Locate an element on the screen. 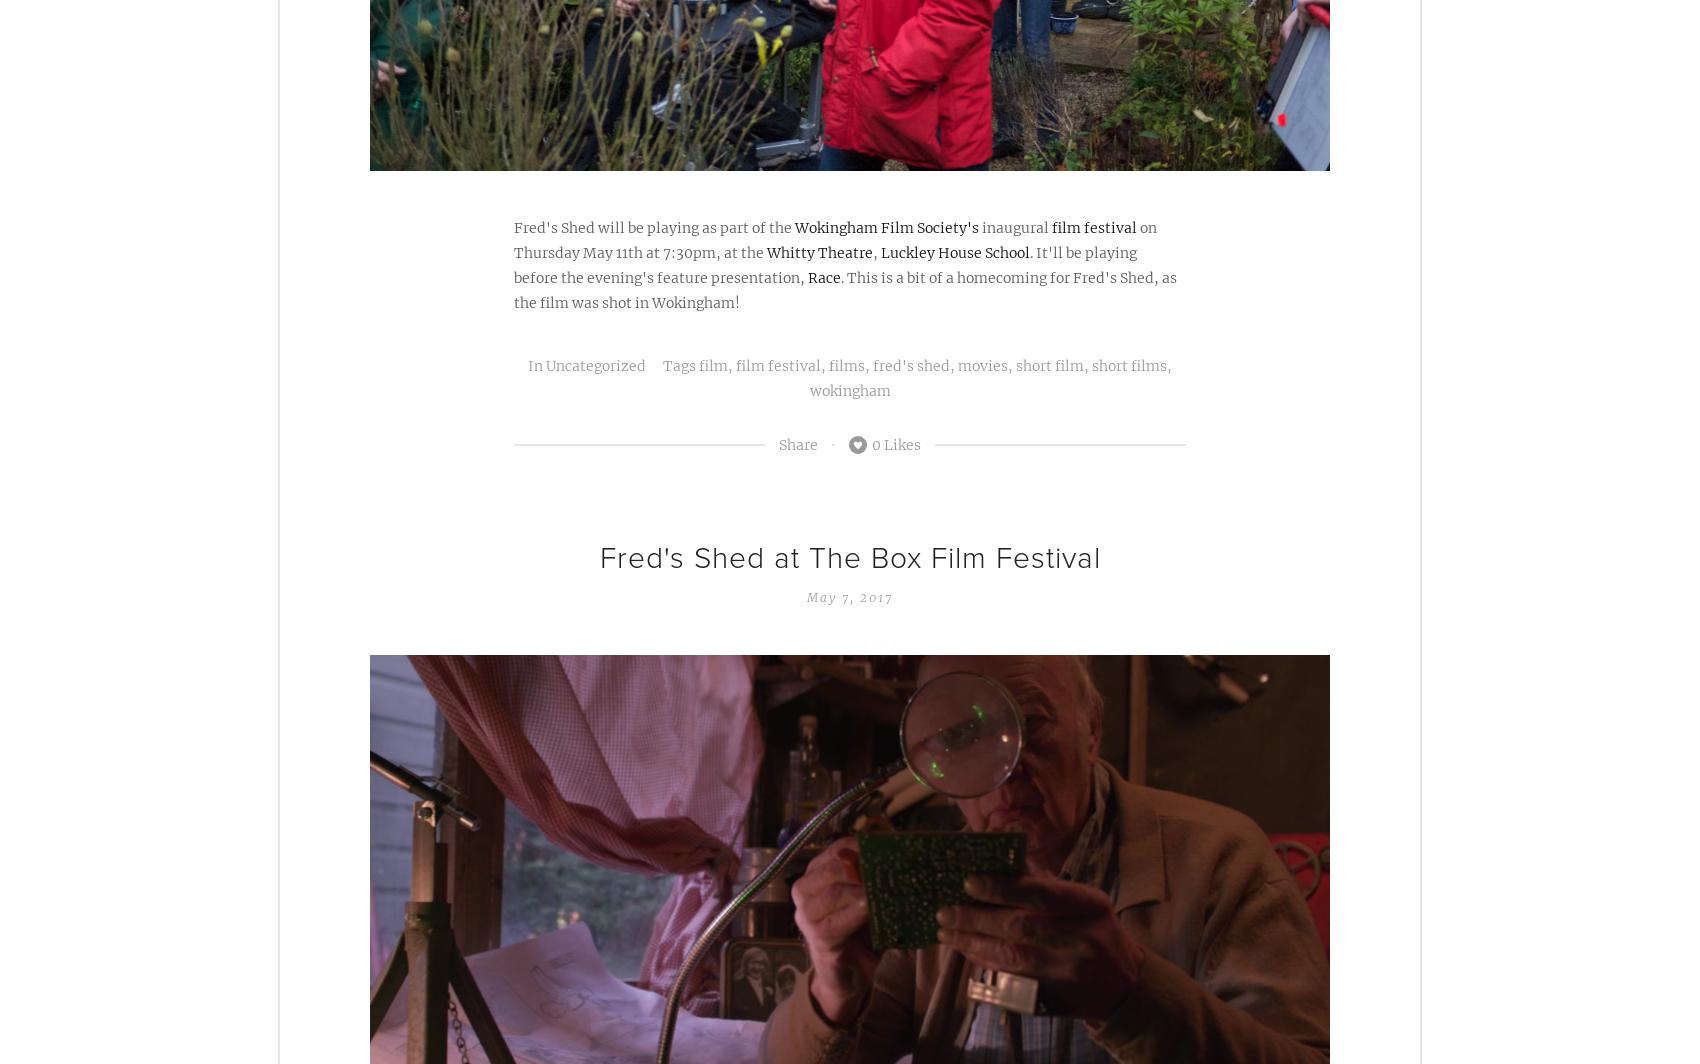  'film festival' is located at coordinates (1094, 226).